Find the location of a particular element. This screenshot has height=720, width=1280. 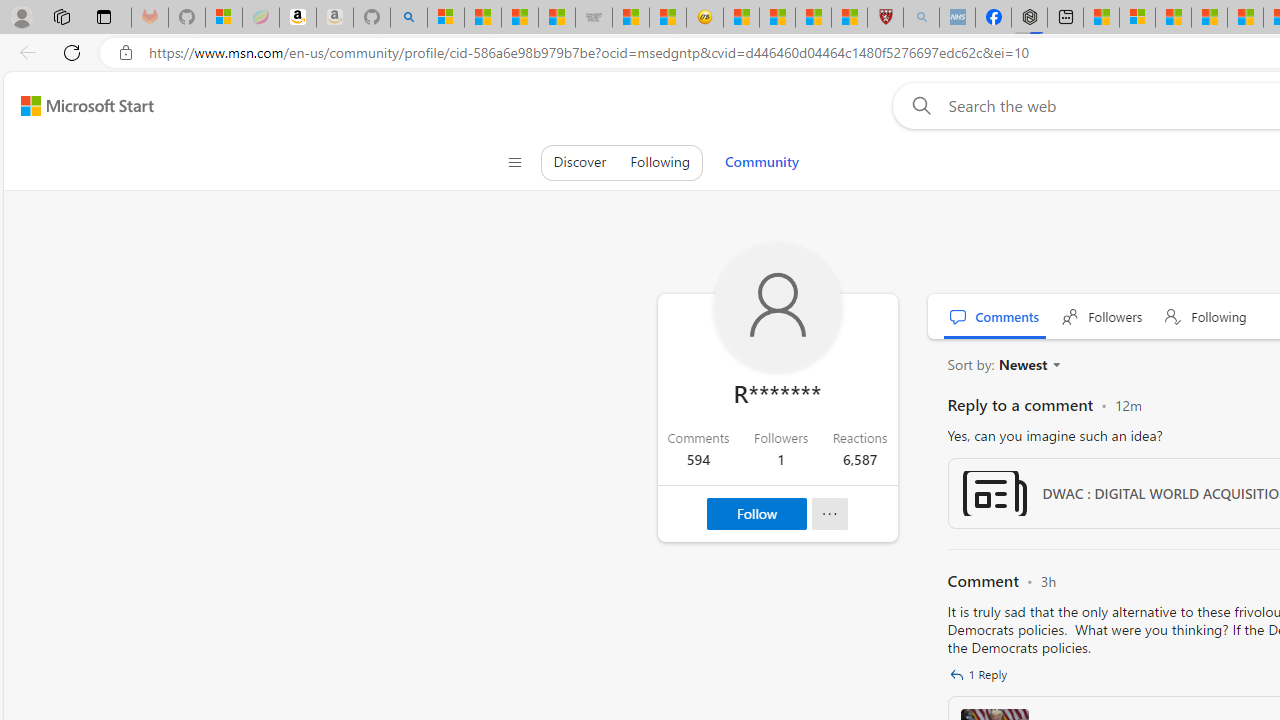

' Followers' is located at coordinates (1101, 315).